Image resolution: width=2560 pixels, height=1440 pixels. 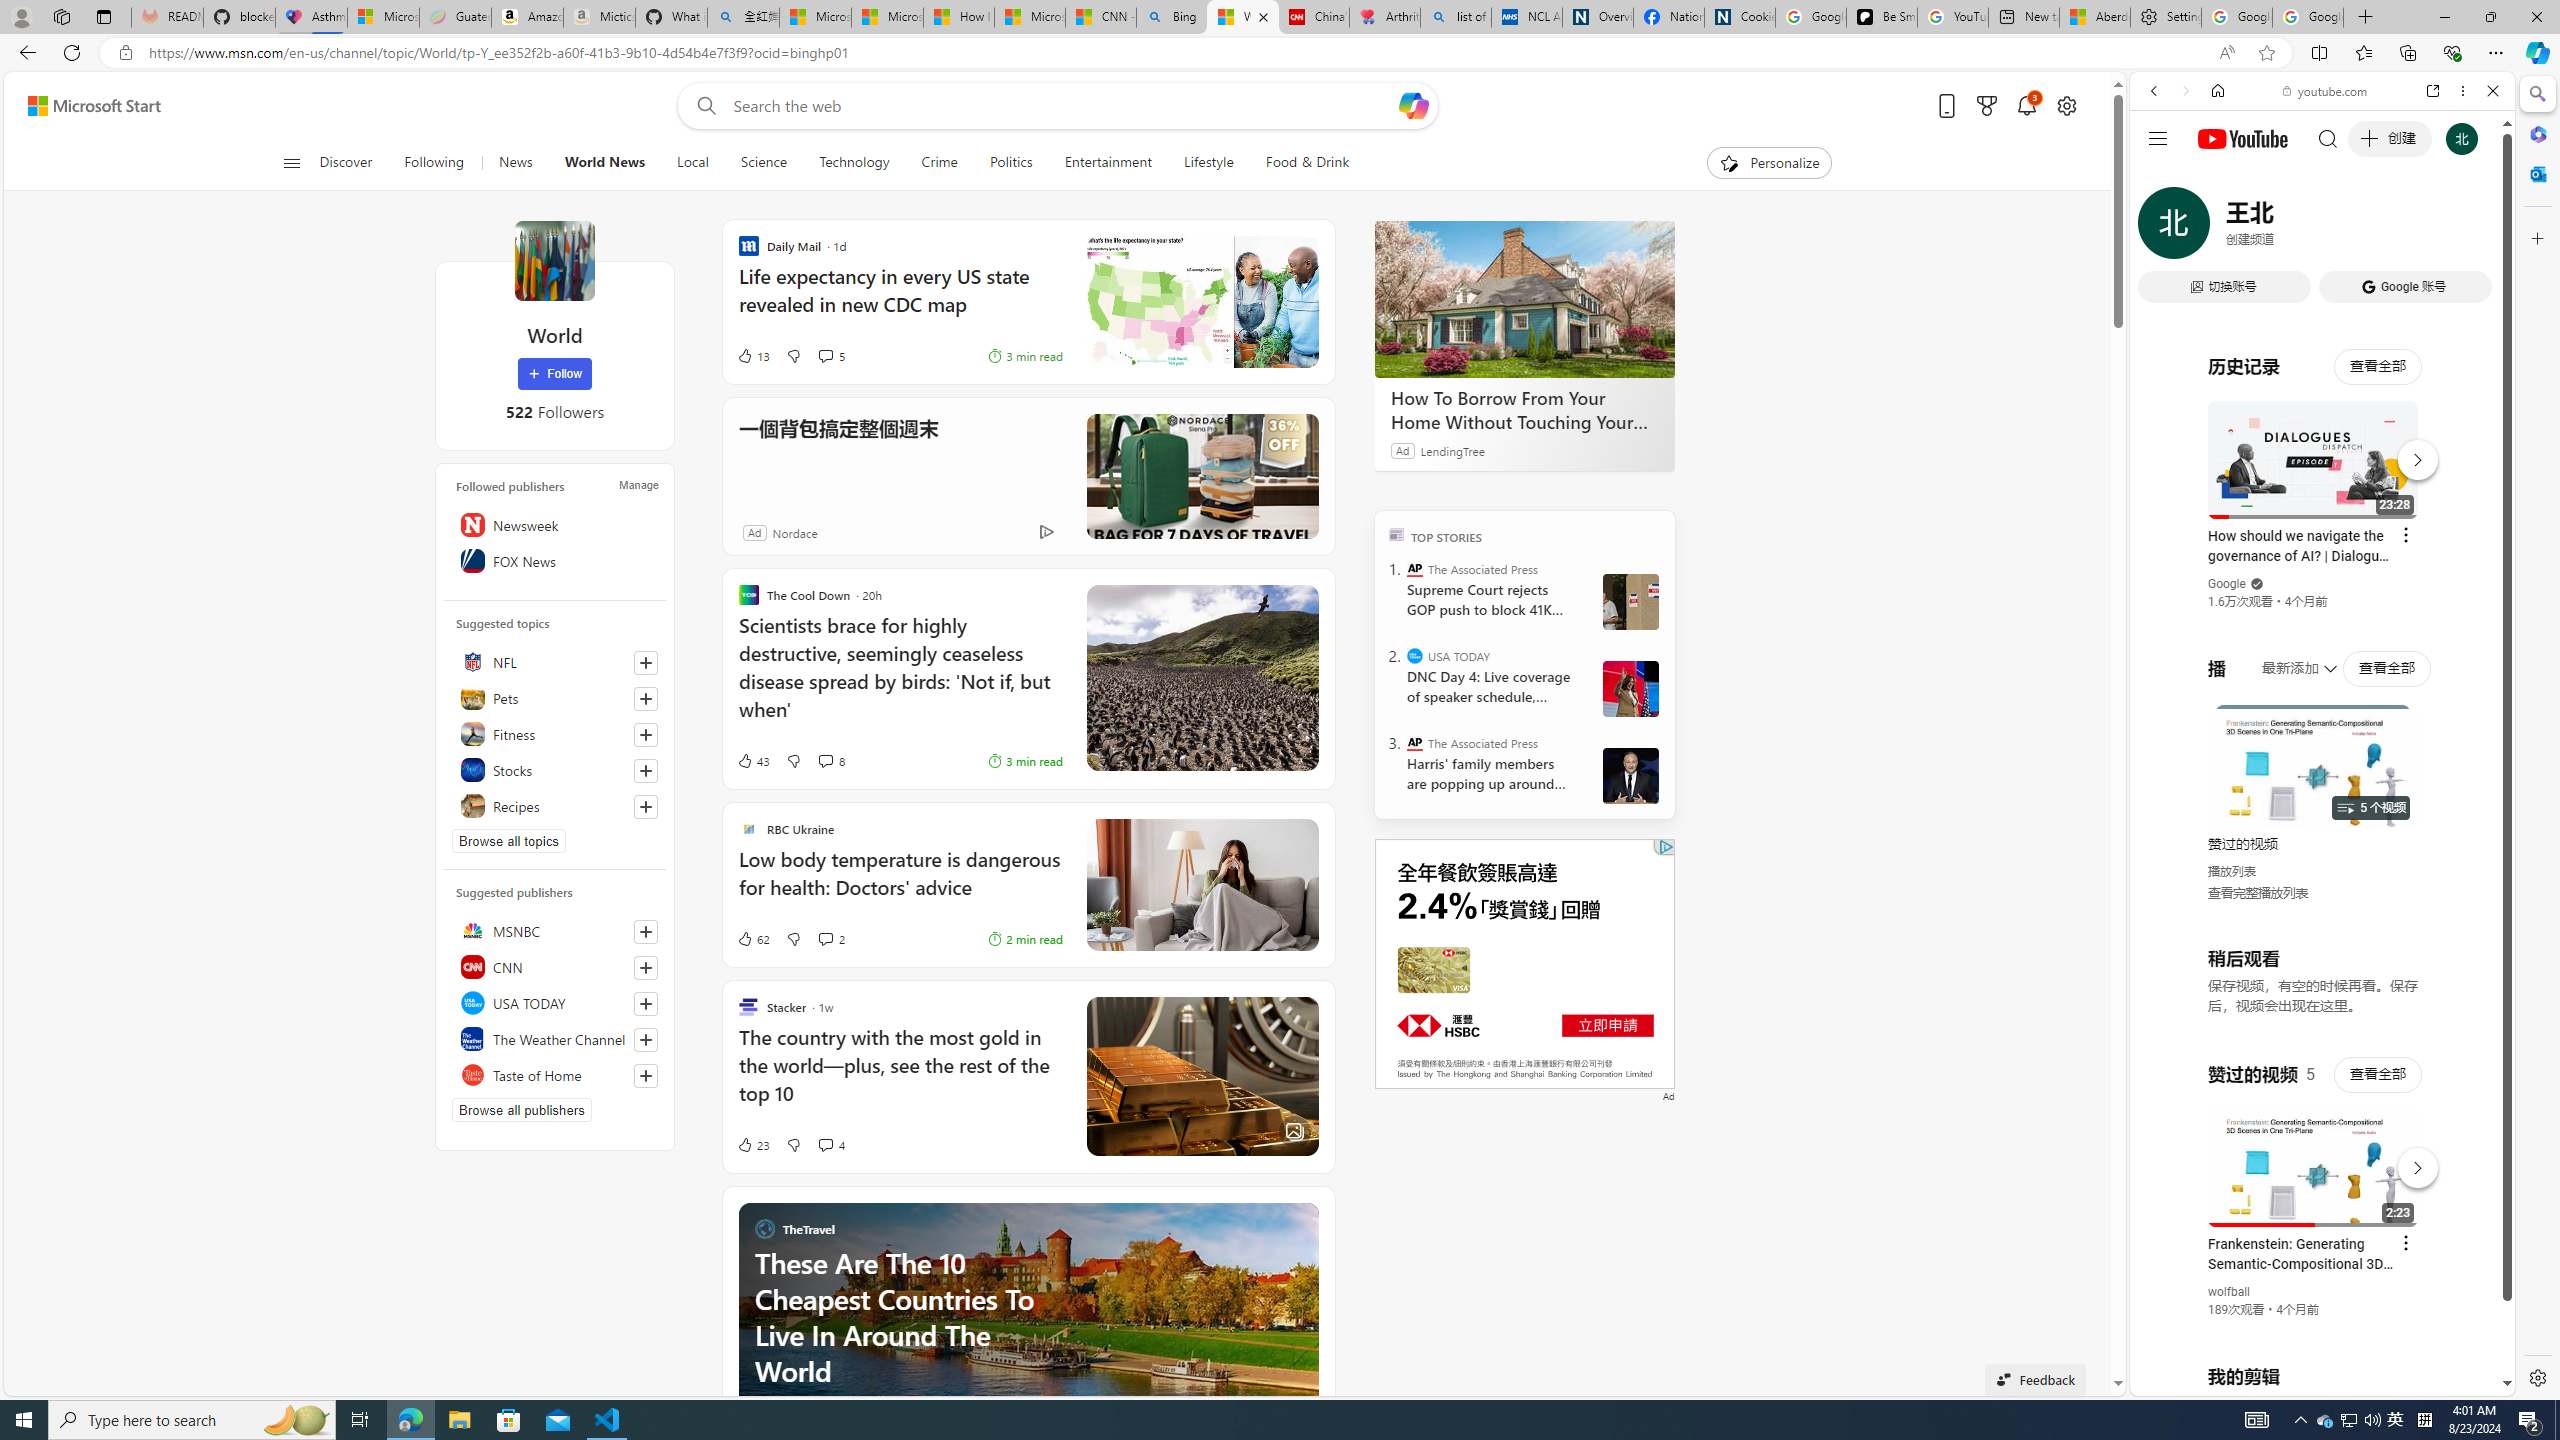 What do you see at coordinates (645, 807) in the screenshot?
I see `'Follow this topic'` at bounding box center [645, 807].